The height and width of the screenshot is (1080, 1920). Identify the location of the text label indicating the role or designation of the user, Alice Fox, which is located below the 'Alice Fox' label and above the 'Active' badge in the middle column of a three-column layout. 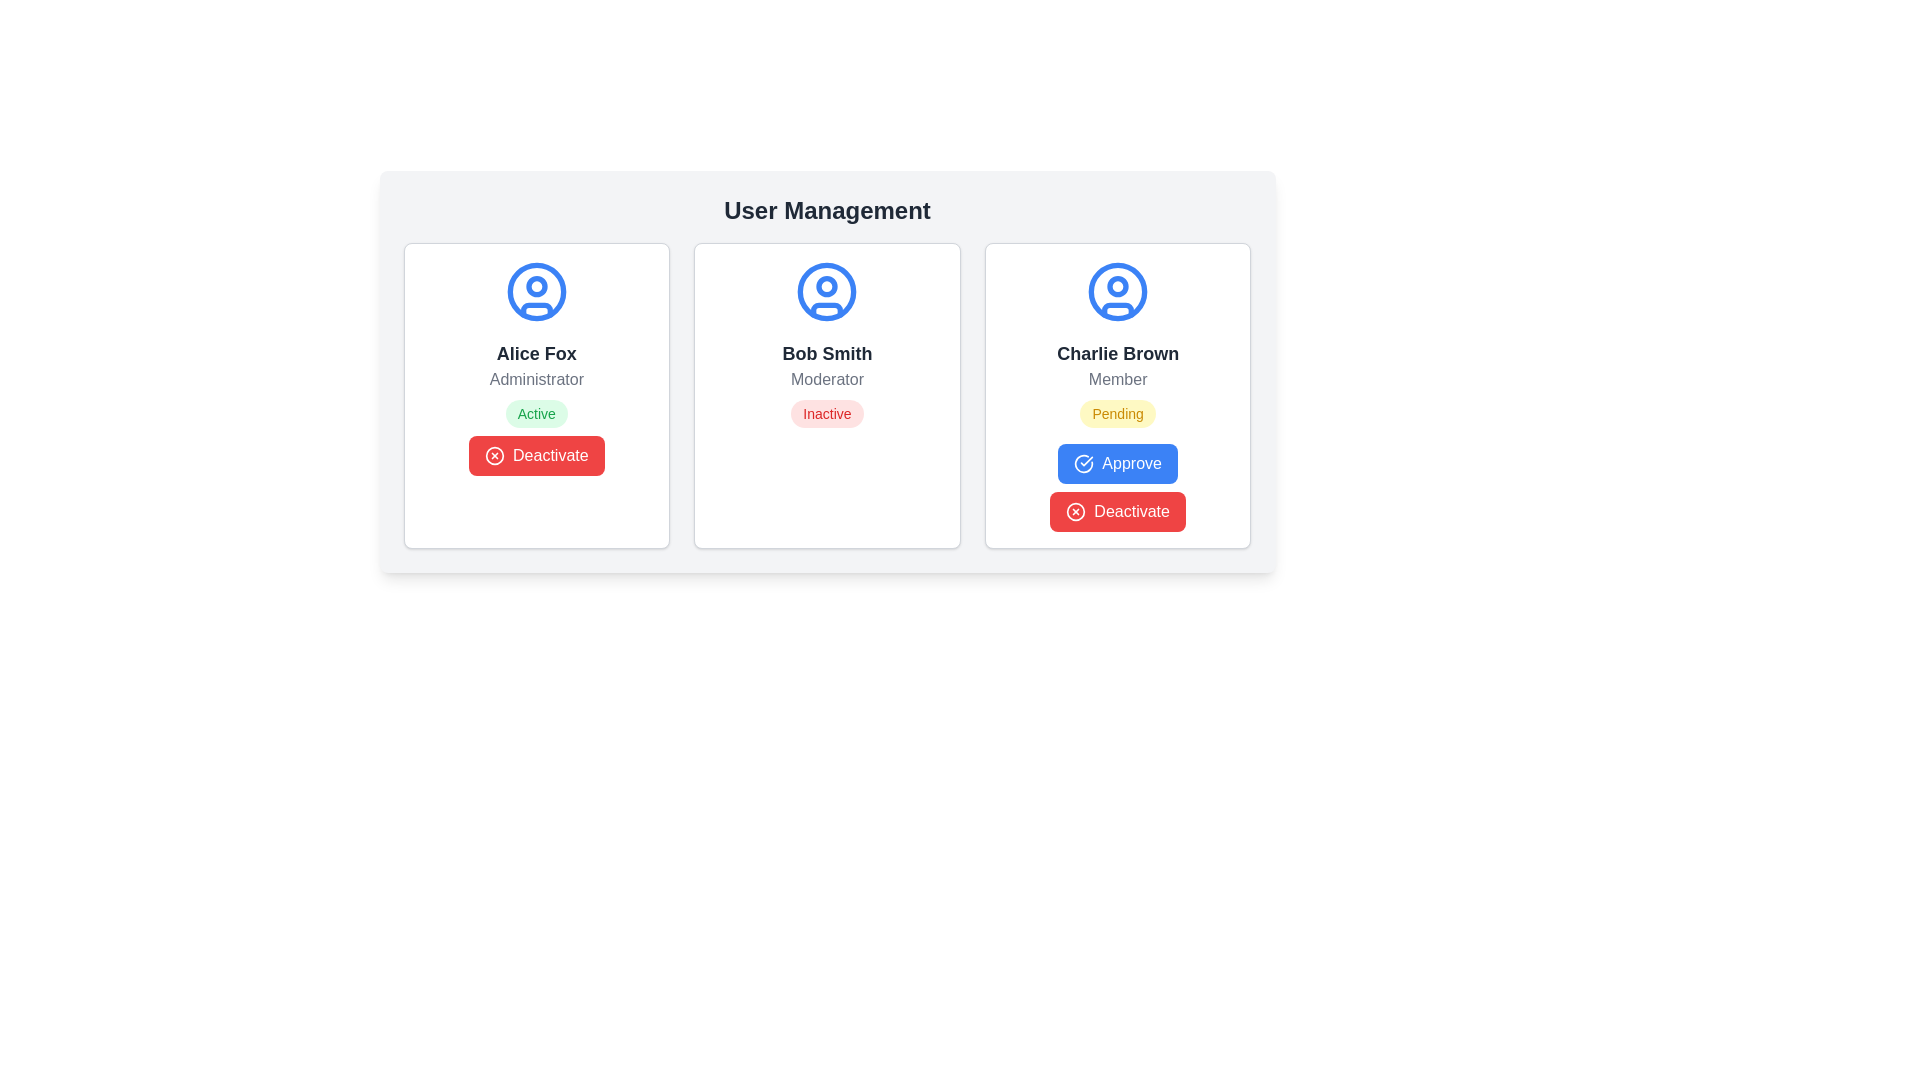
(536, 380).